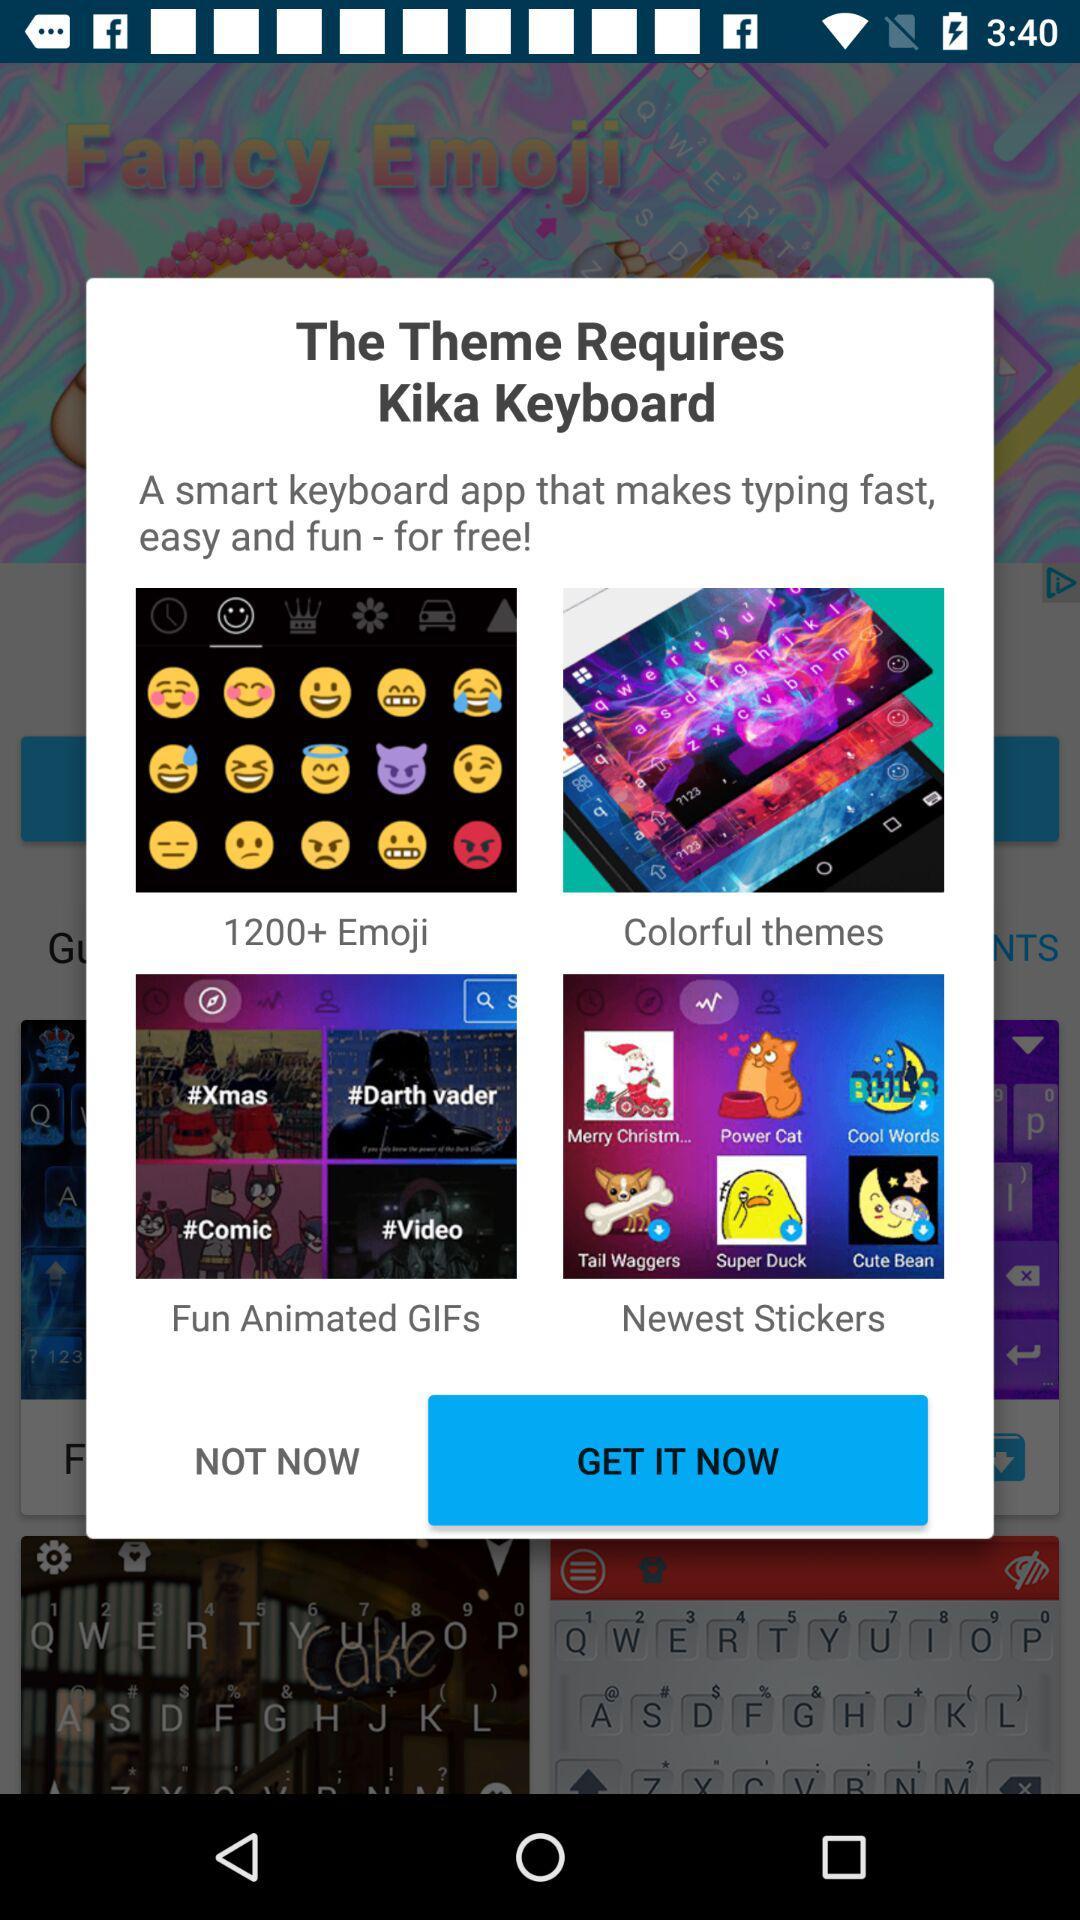 This screenshot has width=1080, height=1920. I want to click on the icon to the left of the get it now item, so click(276, 1460).